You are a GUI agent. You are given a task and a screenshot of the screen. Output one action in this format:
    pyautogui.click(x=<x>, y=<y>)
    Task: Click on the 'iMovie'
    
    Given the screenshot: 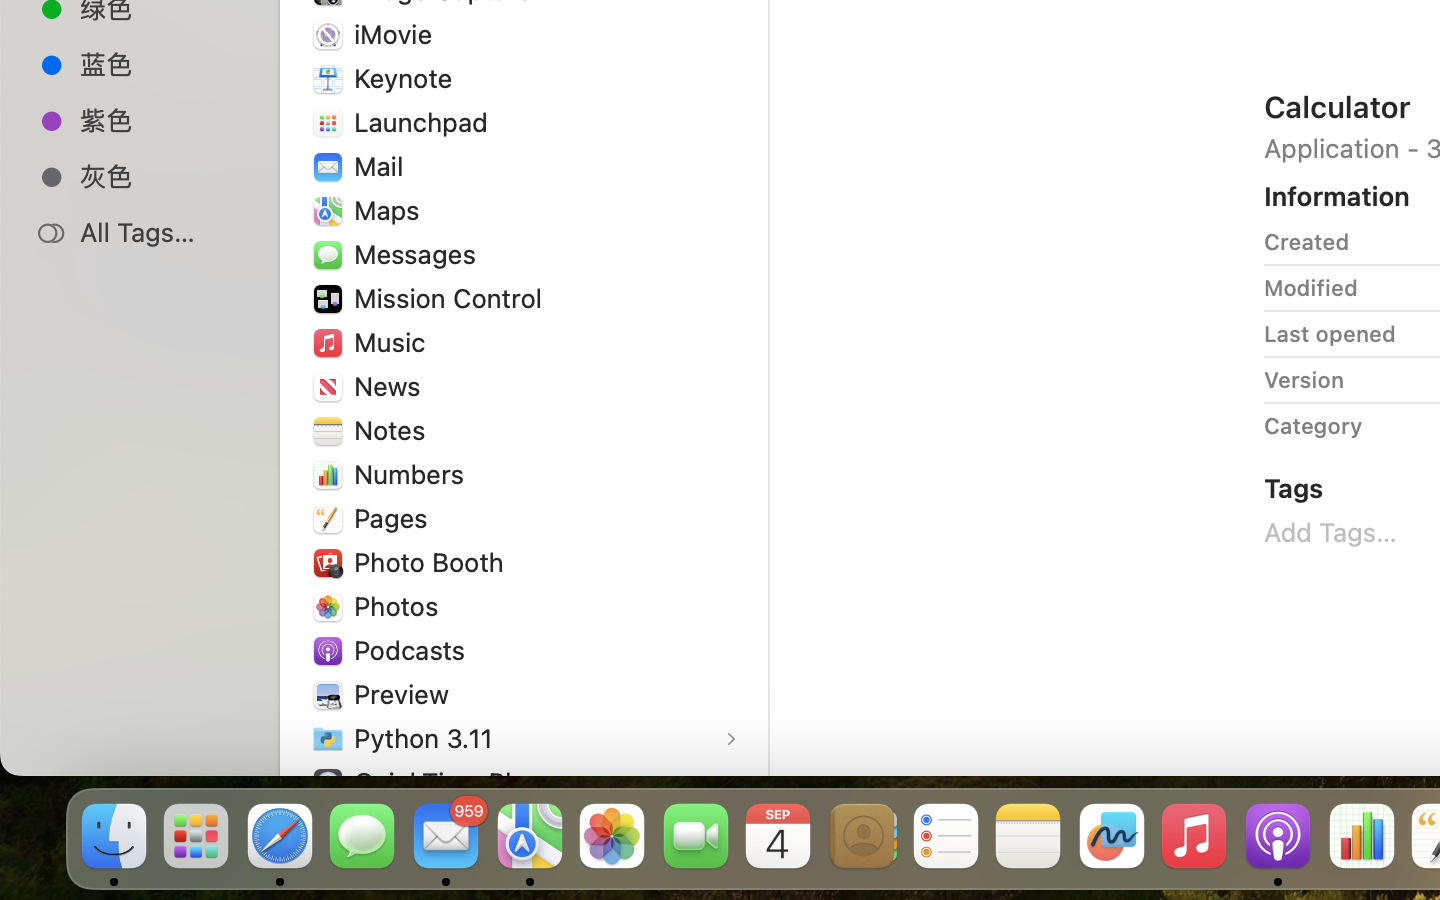 What is the action you would take?
    pyautogui.click(x=397, y=33)
    